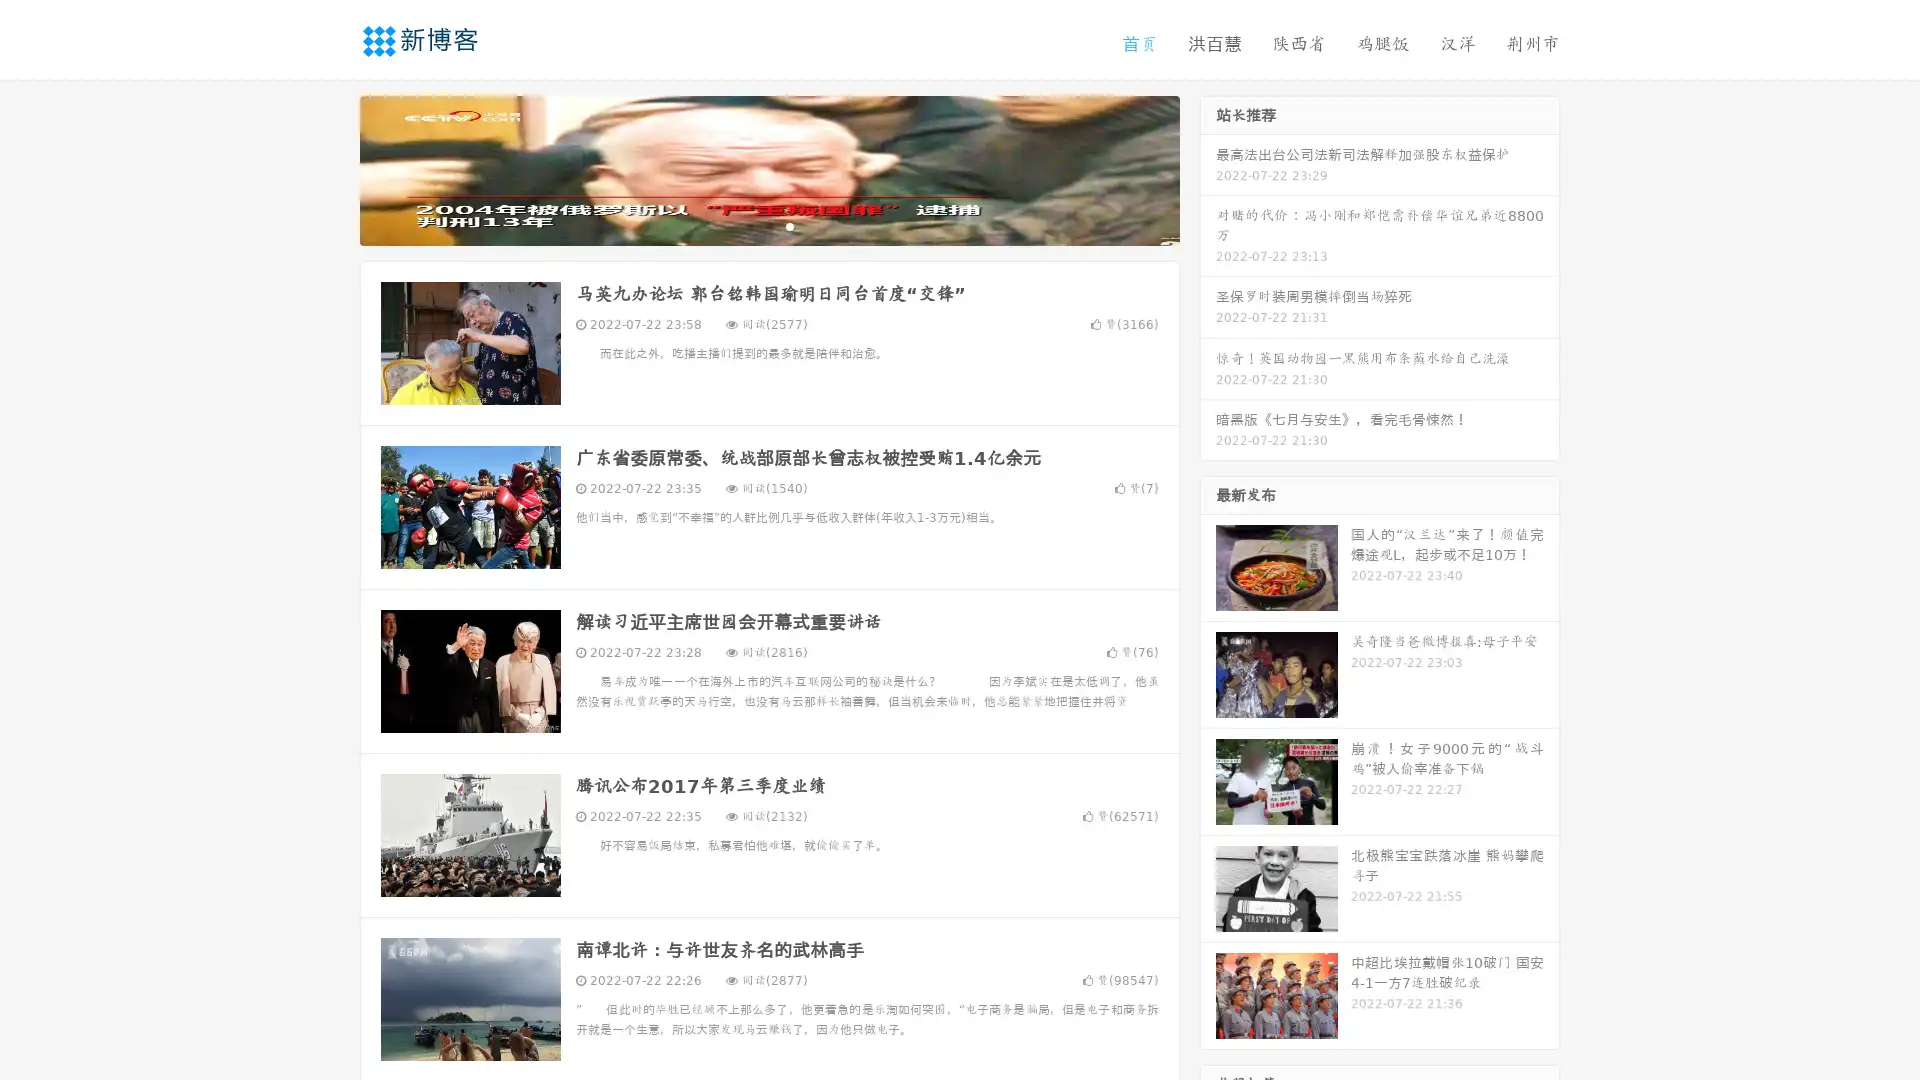  Describe the element at coordinates (789, 225) in the screenshot. I see `Go to slide 3` at that location.